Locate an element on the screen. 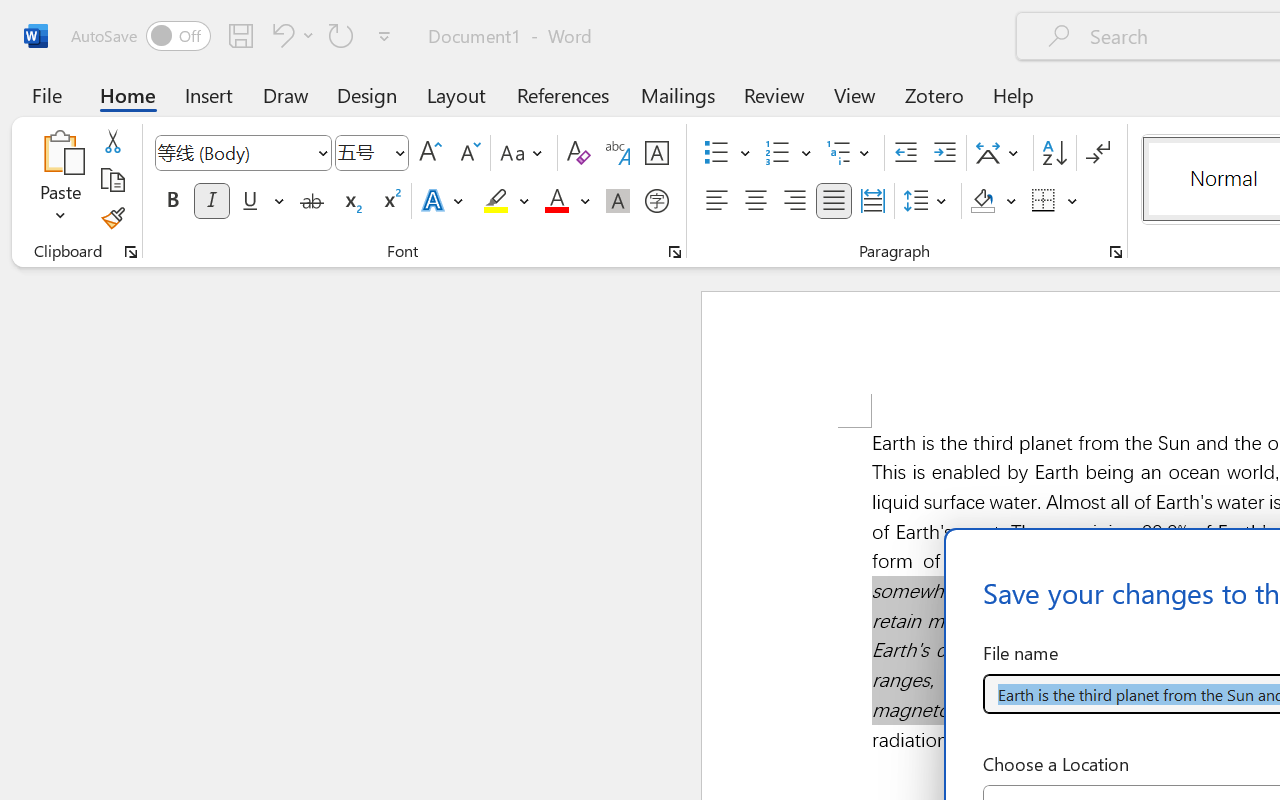  'Undo Italic' is located at coordinates (289, 34).